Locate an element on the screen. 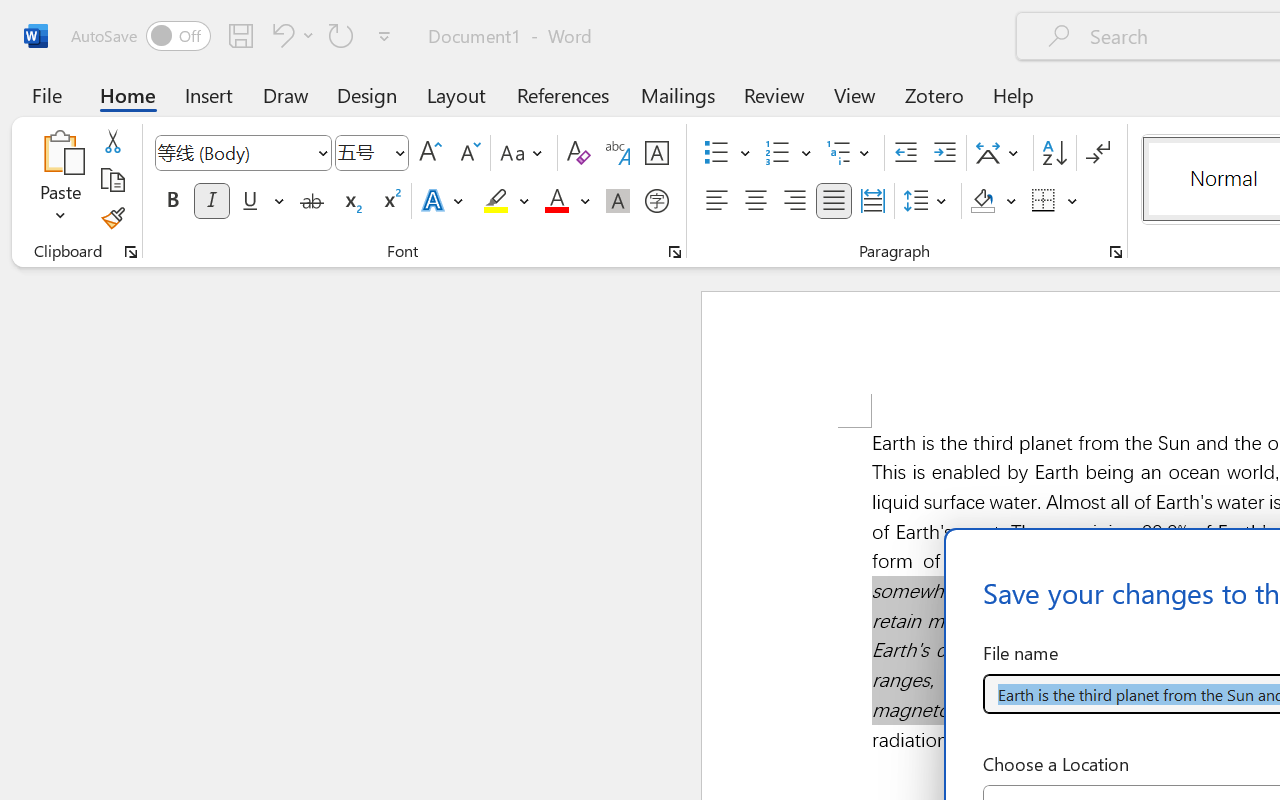  'Undo Italic' is located at coordinates (289, 34).